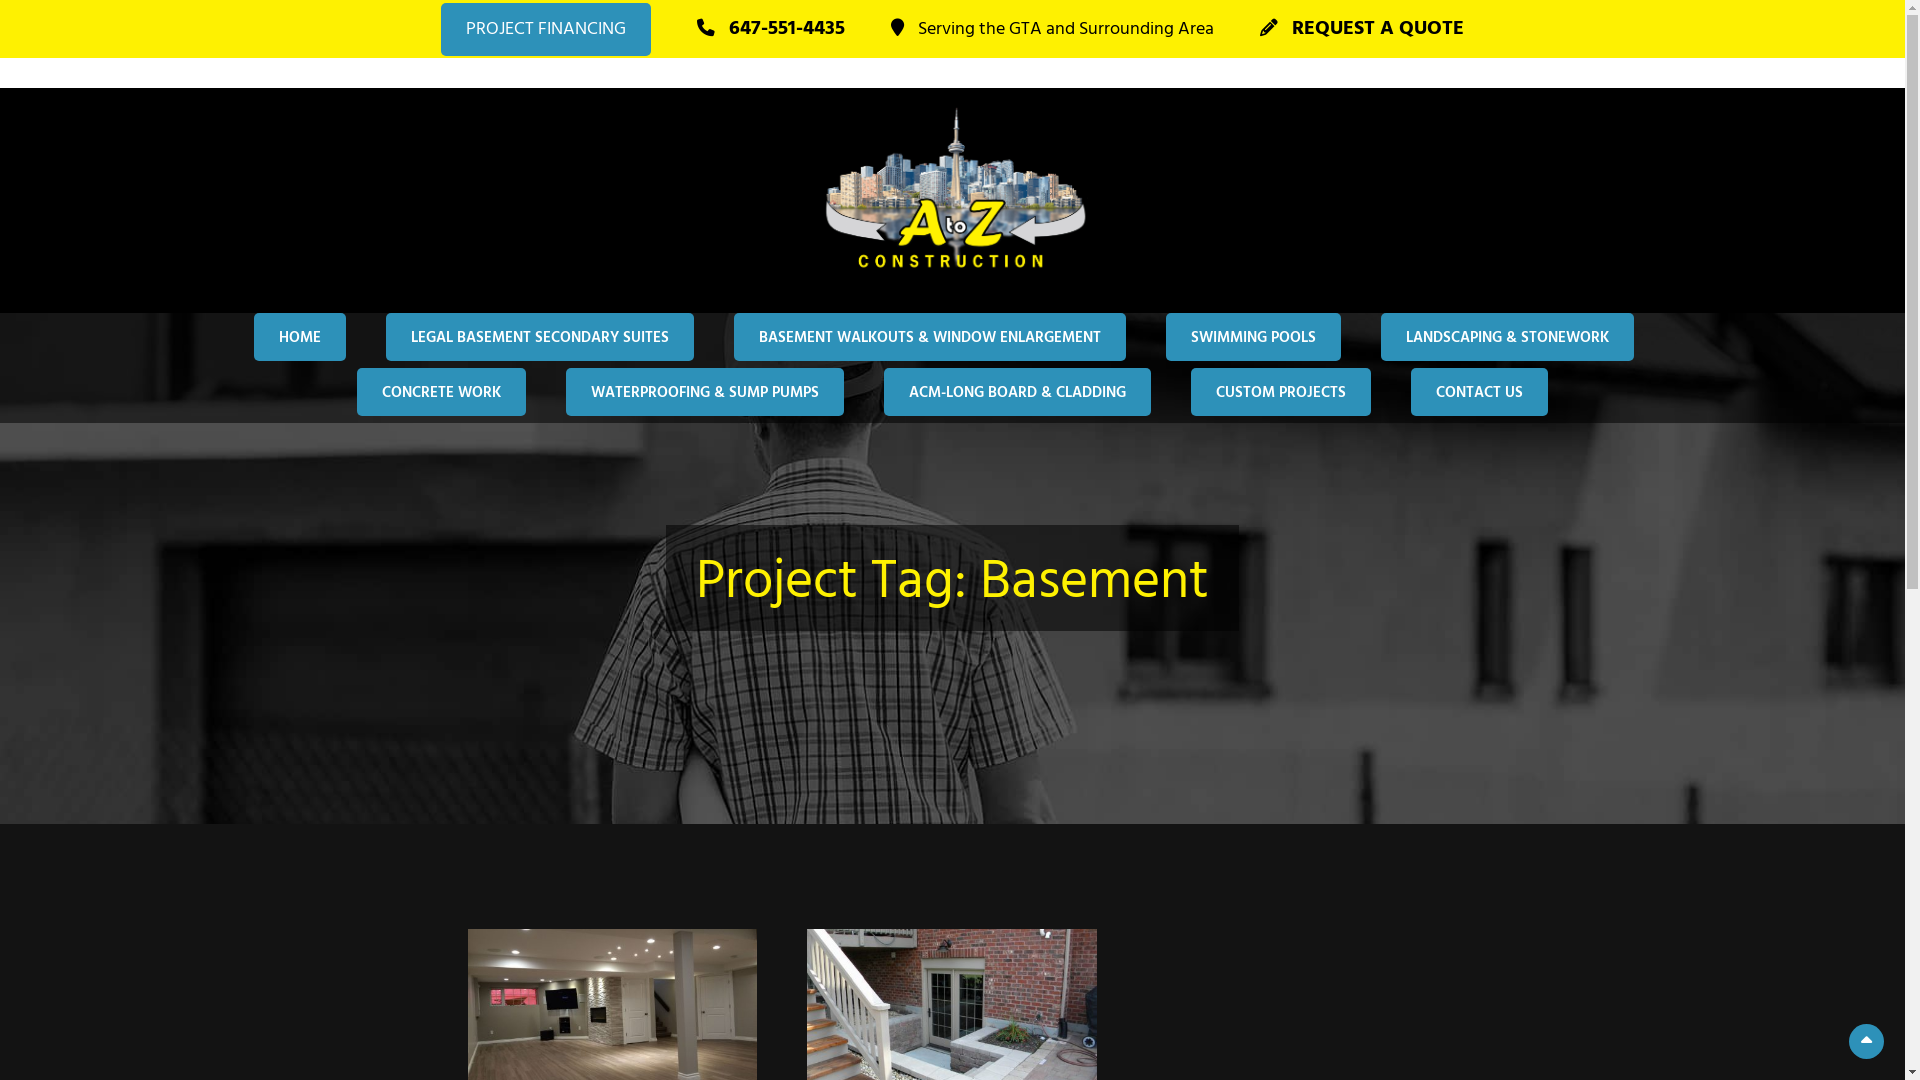 This screenshot has width=1920, height=1080. What do you see at coordinates (1479, 392) in the screenshot?
I see `'CONTACT US'` at bounding box center [1479, 392].